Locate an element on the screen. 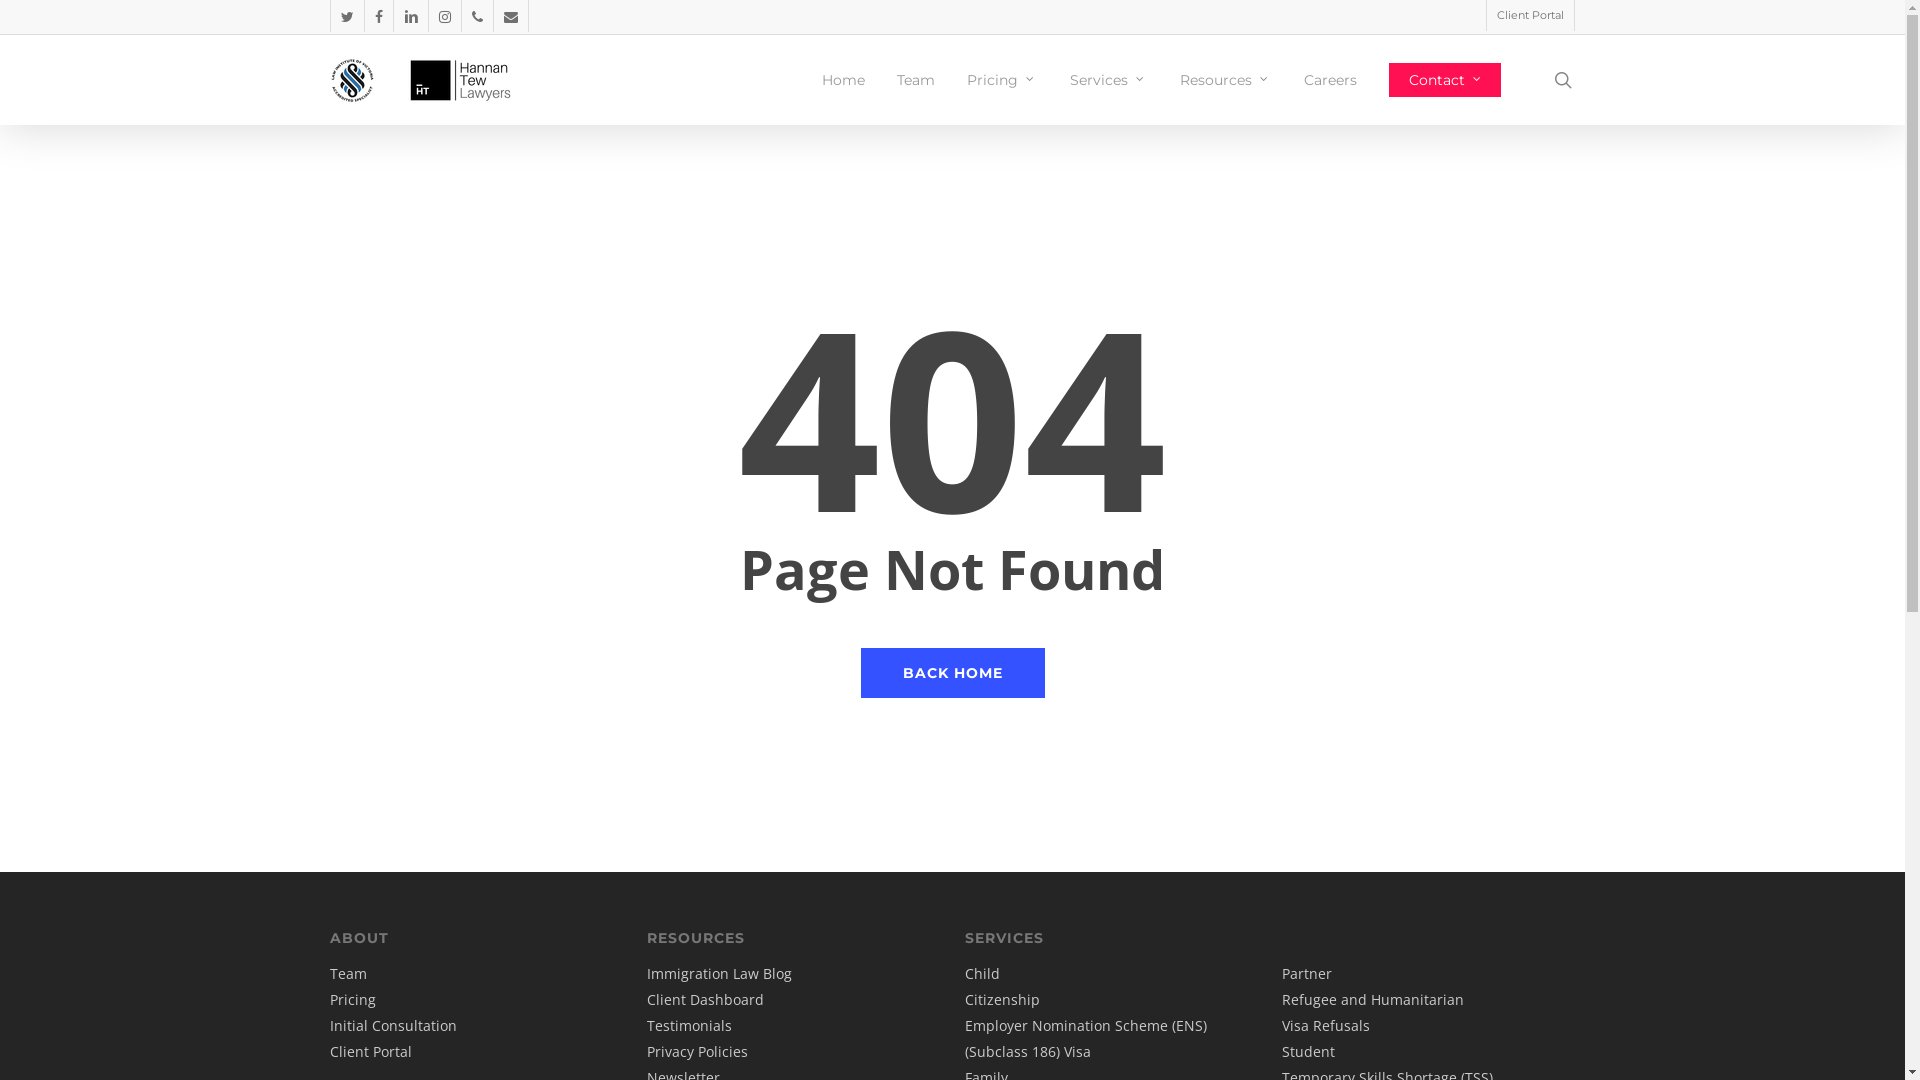 This screenshot has width=1920, height=1080. 'Testimonials' is located at coordinates (689, 1025).